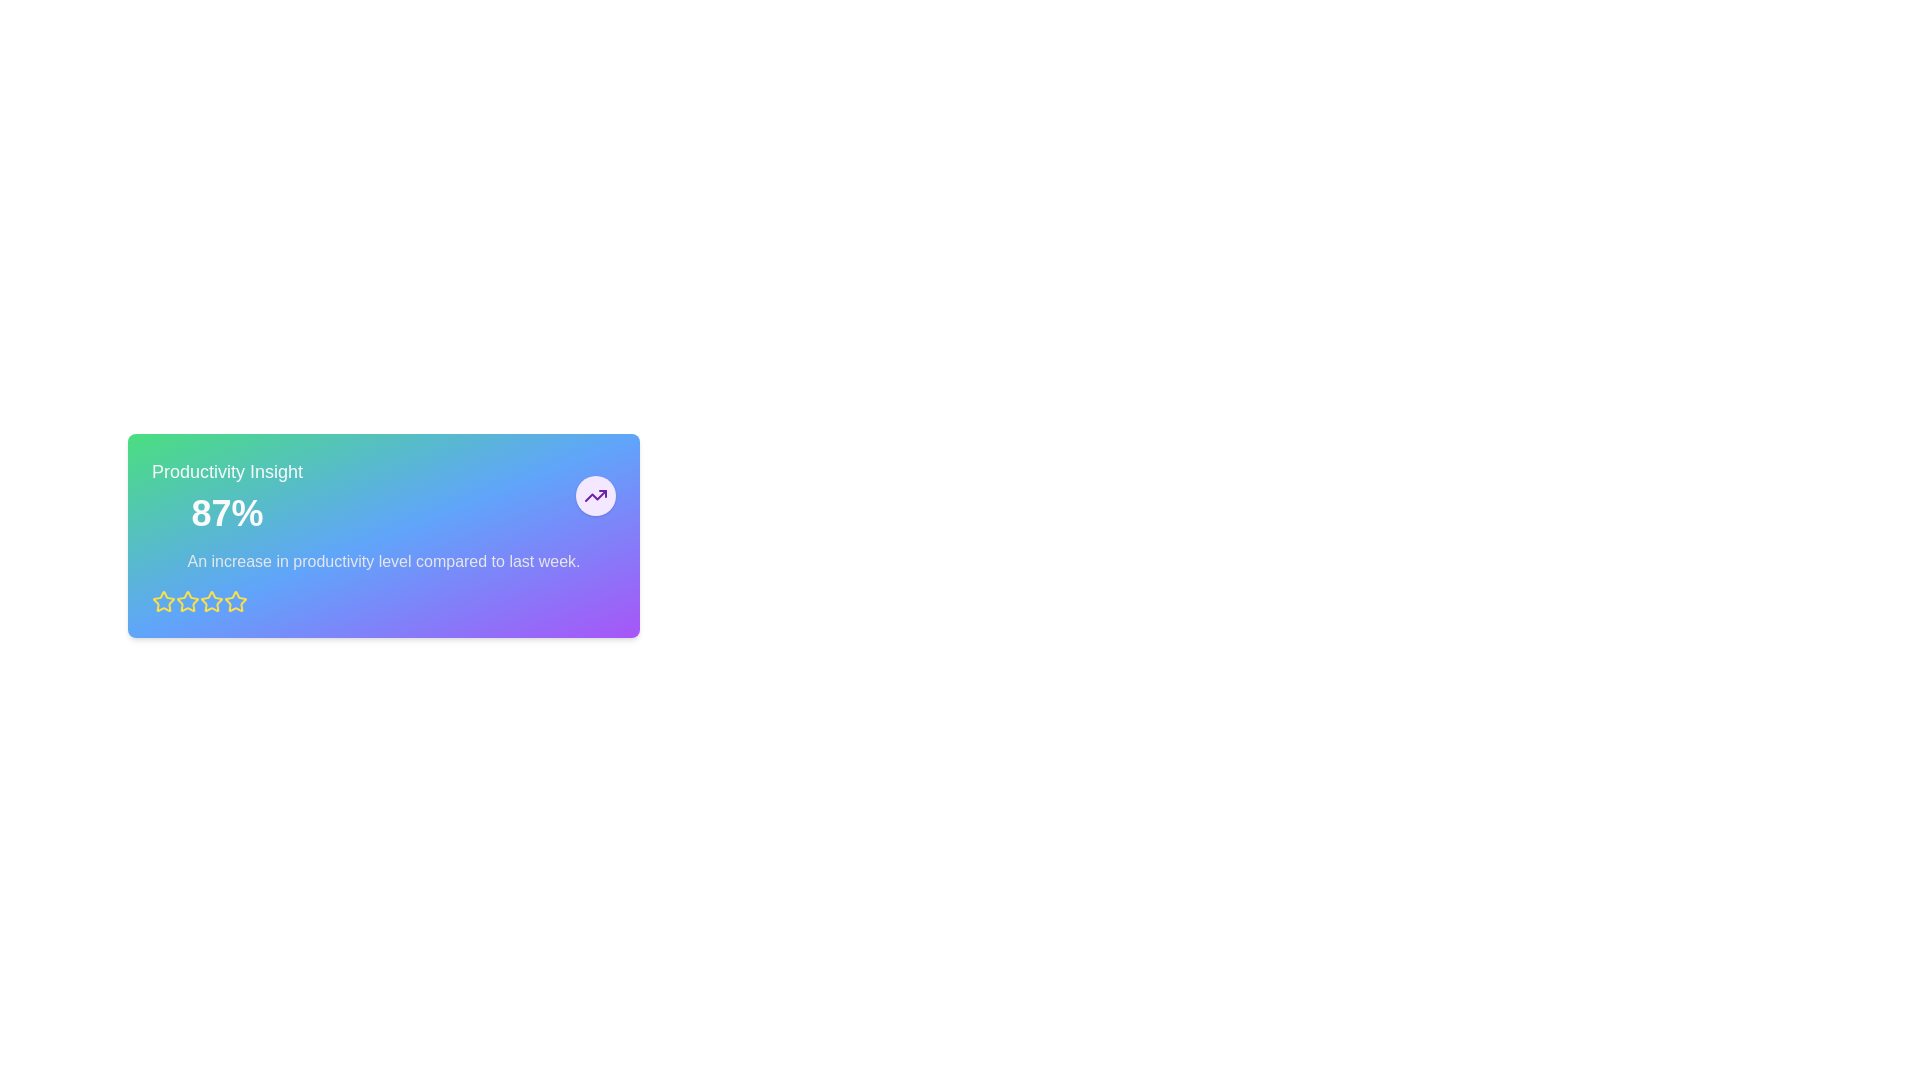 This screenshot has width=1920, height=1080. I want to click on the third yellow rating star in the star rating system located within the colorful card interface for productivity insights, so click(235, 600).